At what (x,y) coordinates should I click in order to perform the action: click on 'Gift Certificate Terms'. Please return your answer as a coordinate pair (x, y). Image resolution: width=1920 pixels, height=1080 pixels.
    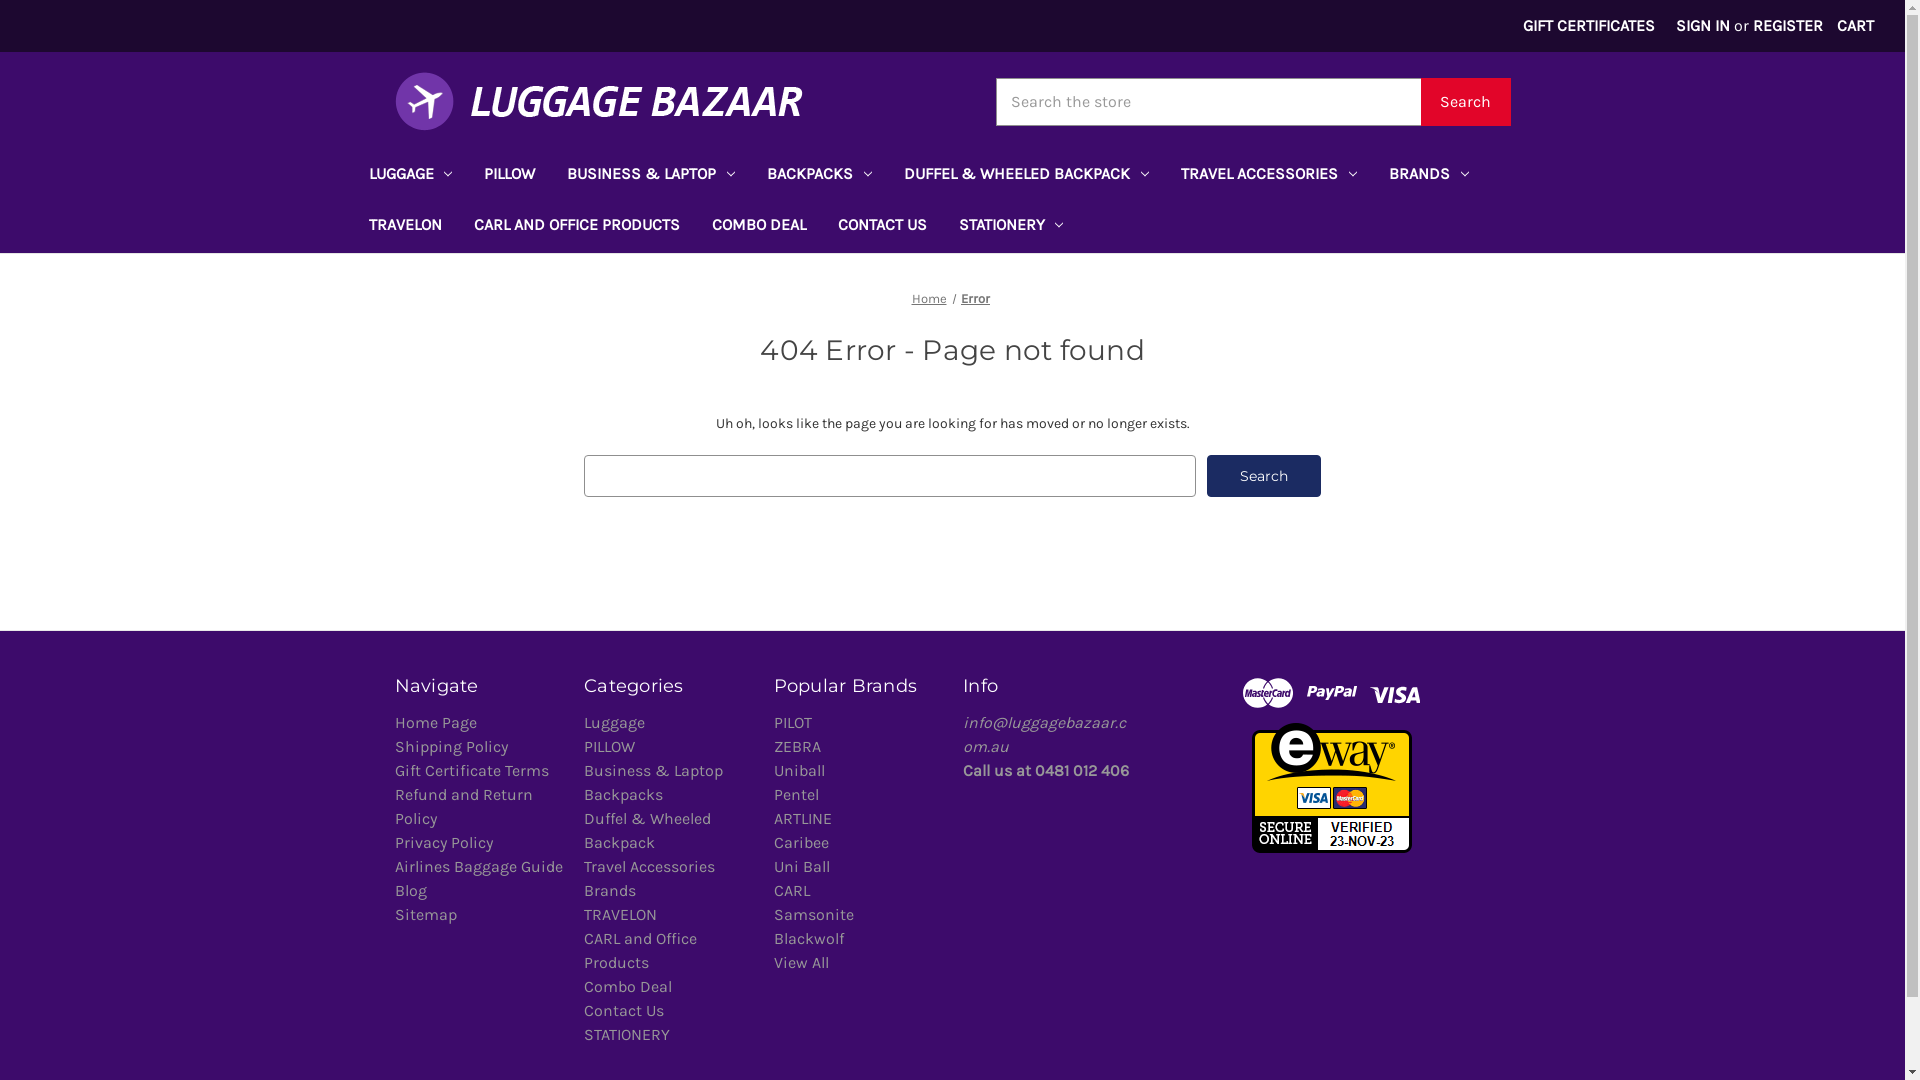
    Looking at the image, I should click on (393, 769).